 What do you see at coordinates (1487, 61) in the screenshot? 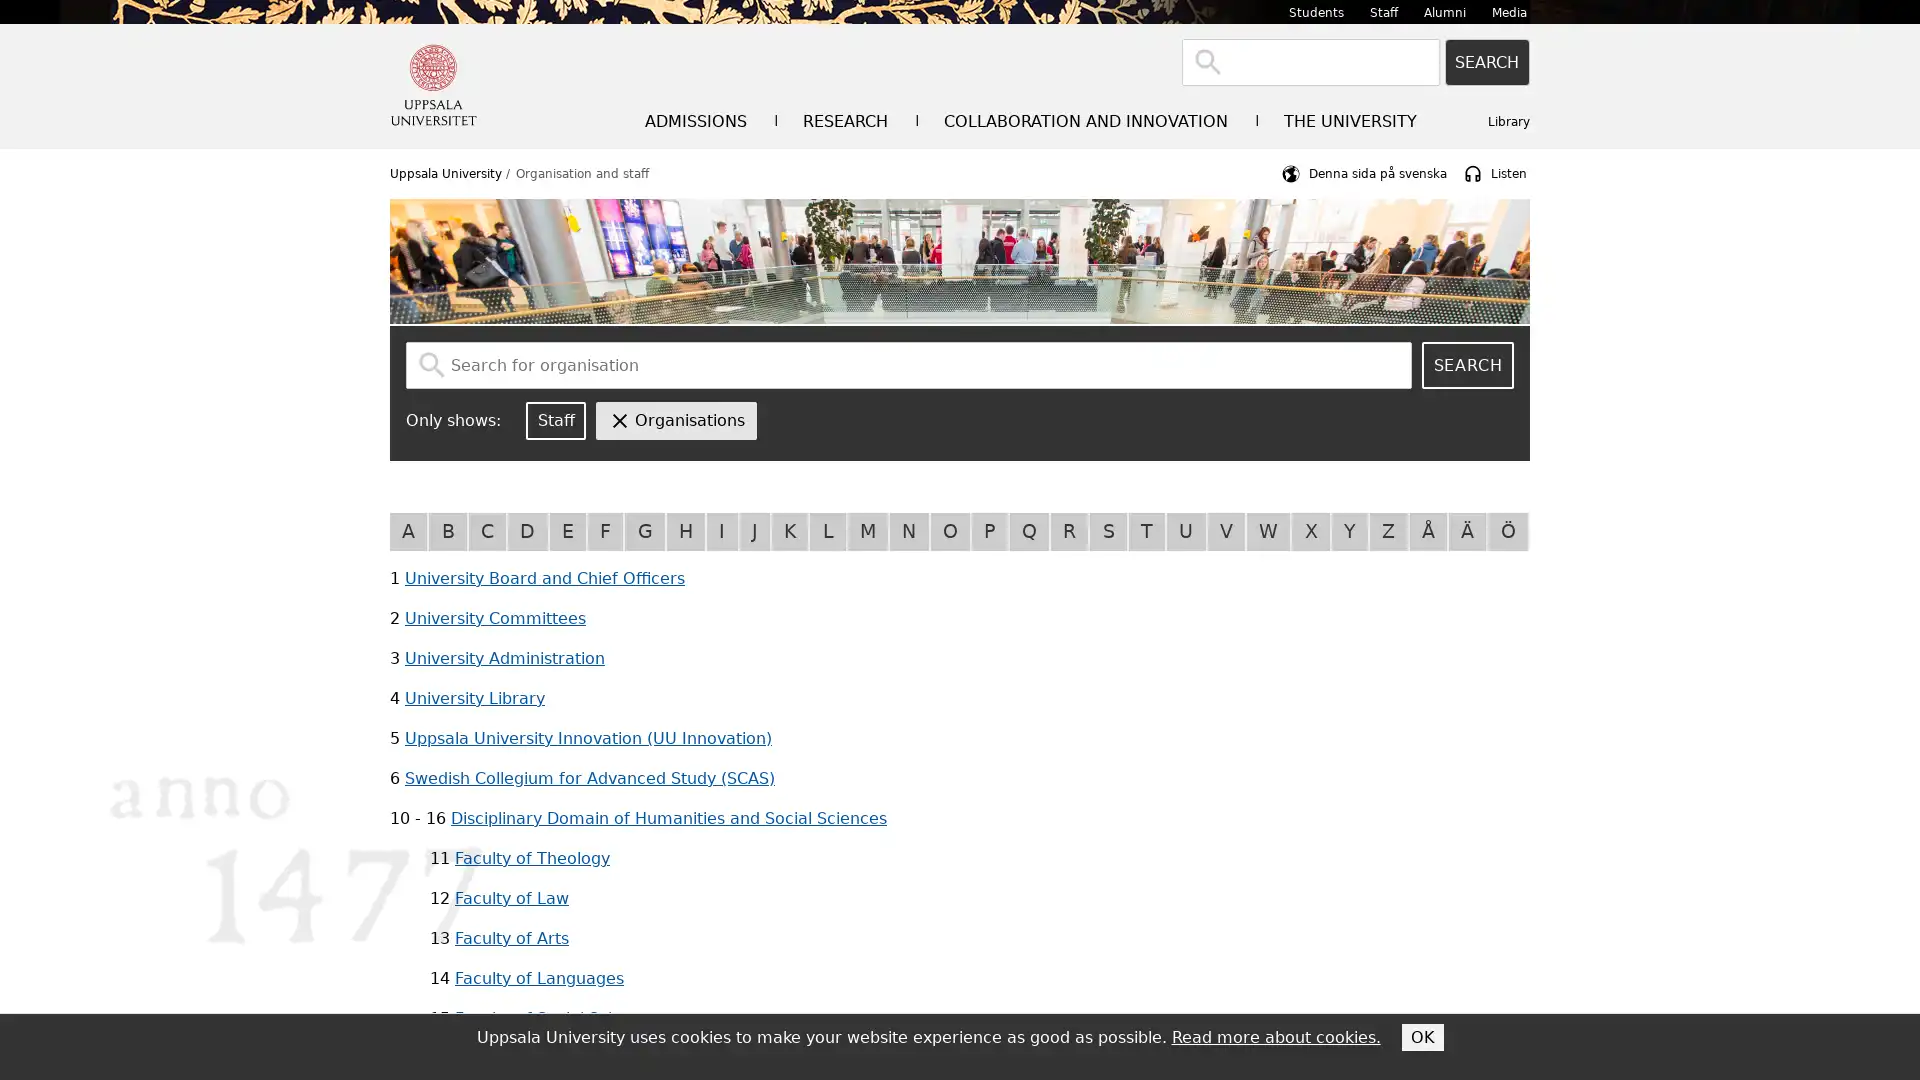
I see `Search` at bounding box center [1487, 61].